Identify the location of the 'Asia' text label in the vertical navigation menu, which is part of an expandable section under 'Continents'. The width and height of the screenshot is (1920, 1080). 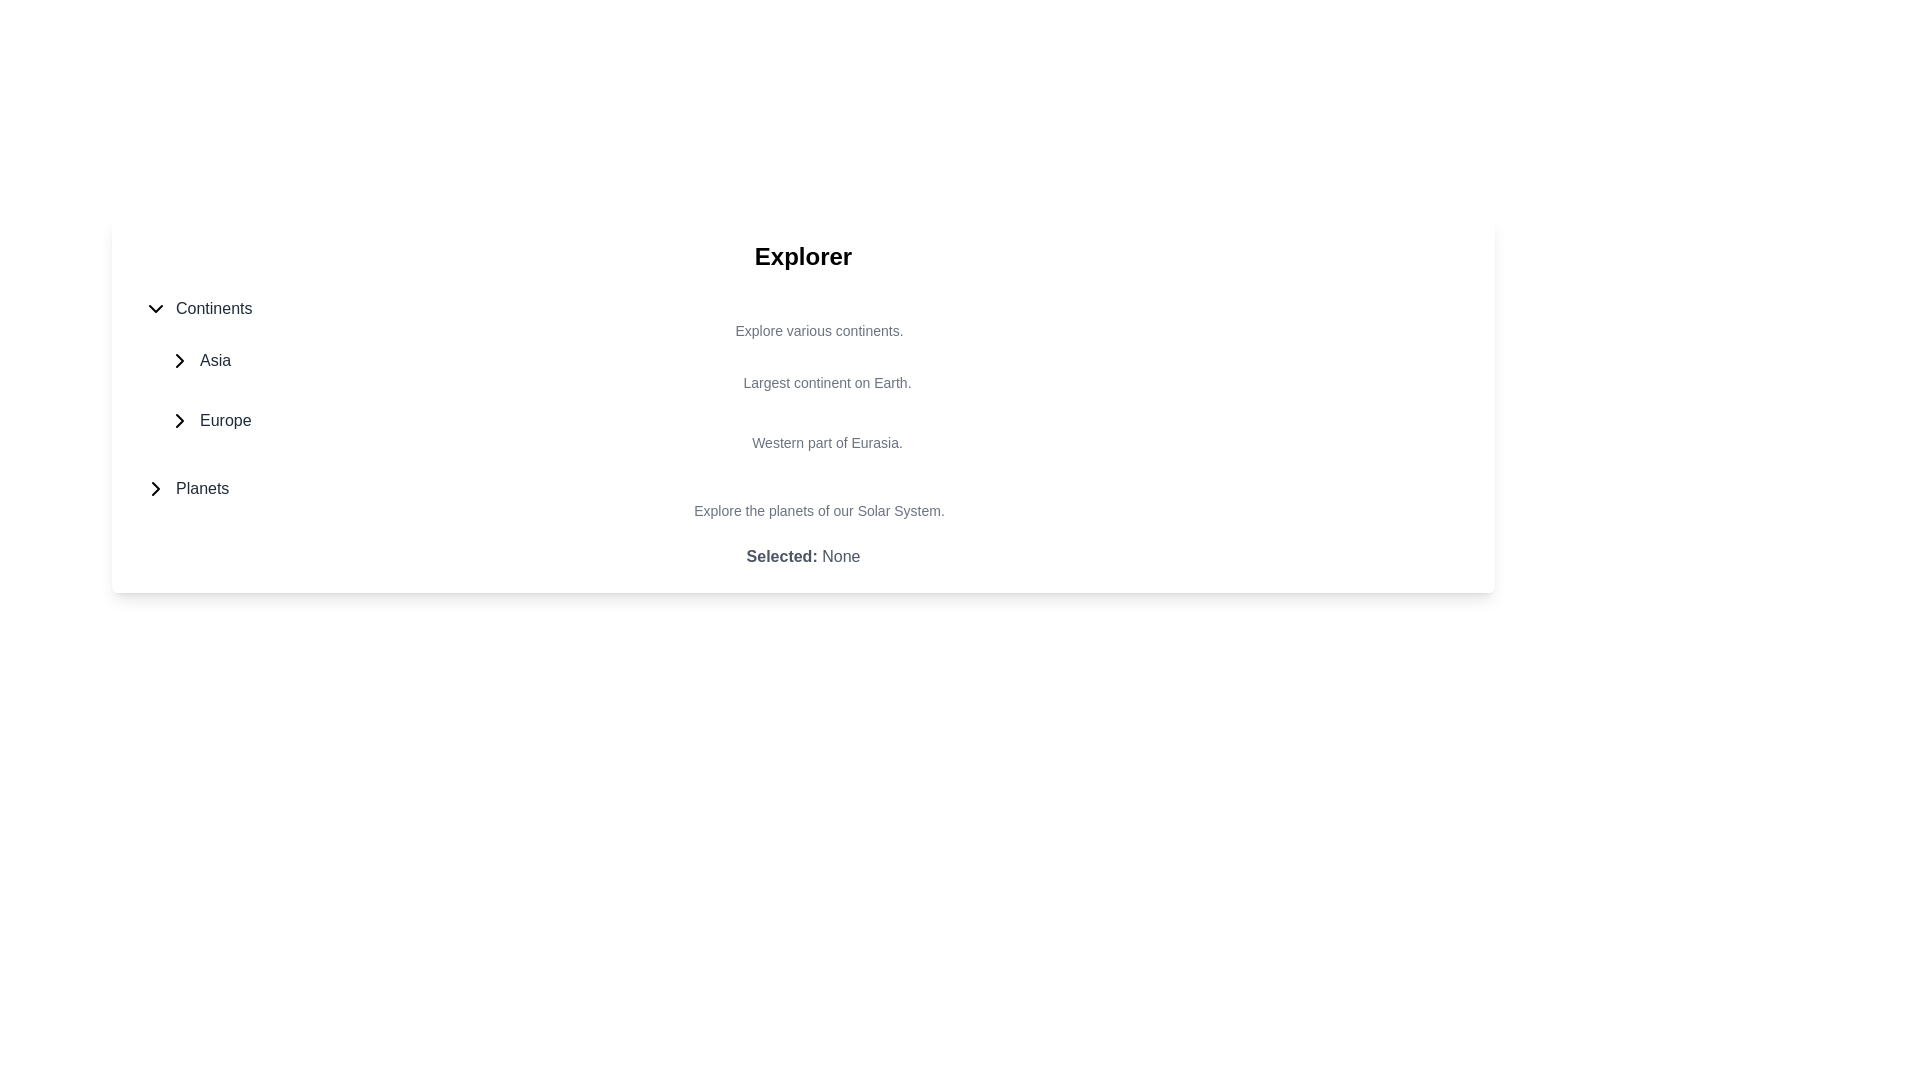
(215, 361).